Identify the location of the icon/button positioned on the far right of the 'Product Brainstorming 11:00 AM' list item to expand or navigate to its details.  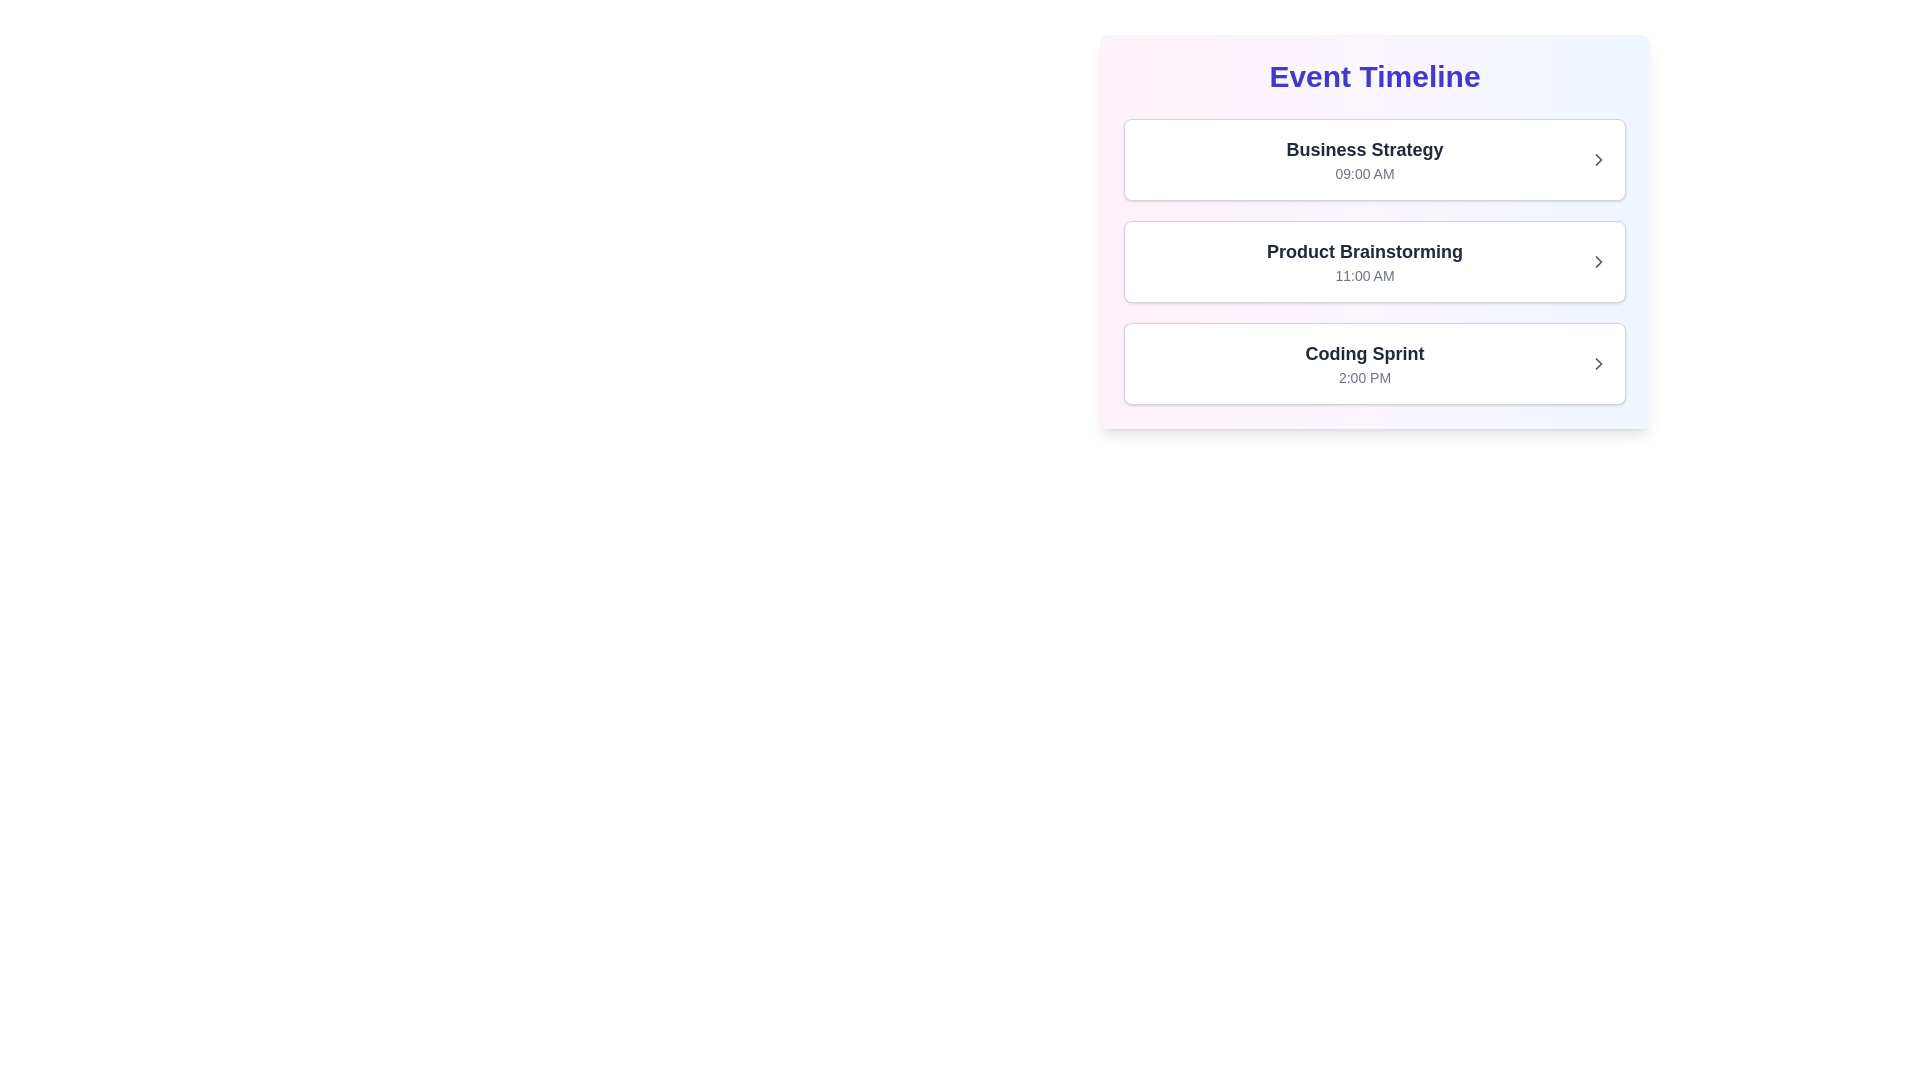
(1597, 261).